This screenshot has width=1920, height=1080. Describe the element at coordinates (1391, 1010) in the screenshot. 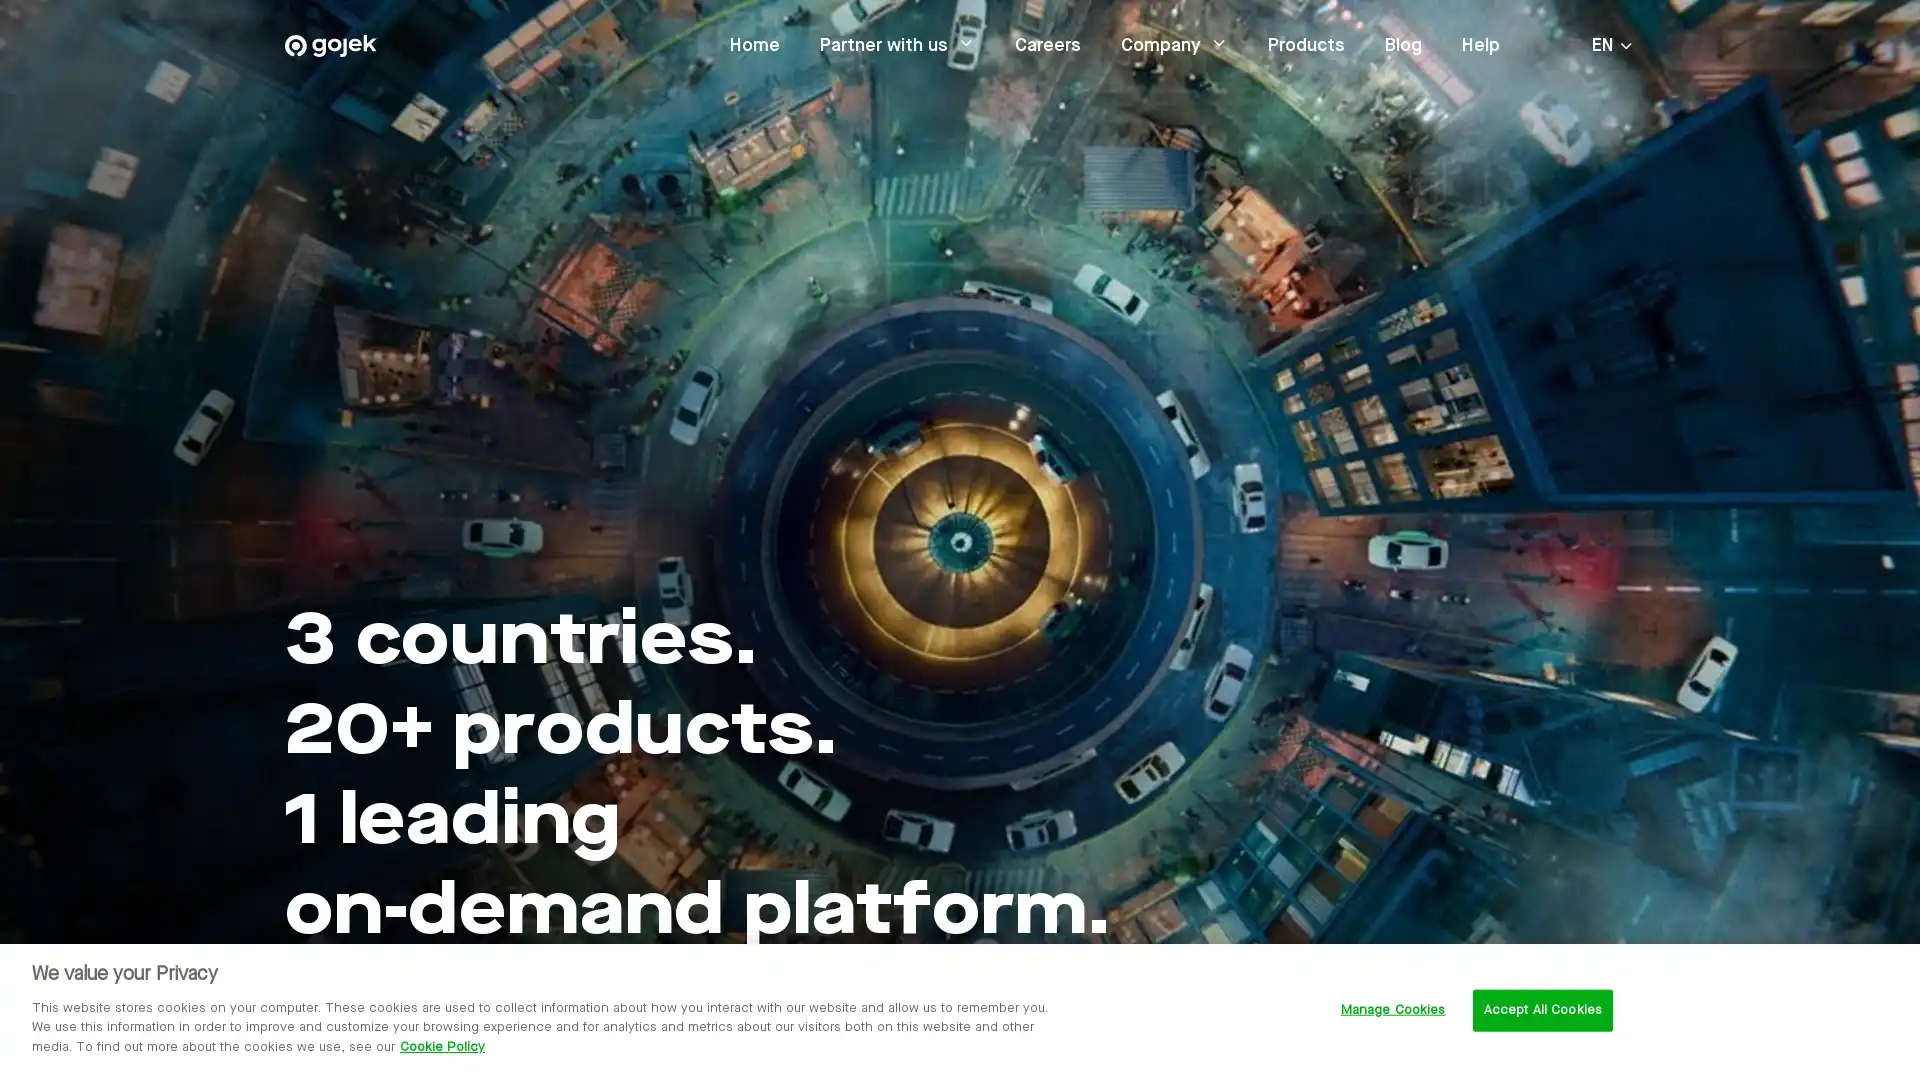

I see `Manage Cookies` at that location.